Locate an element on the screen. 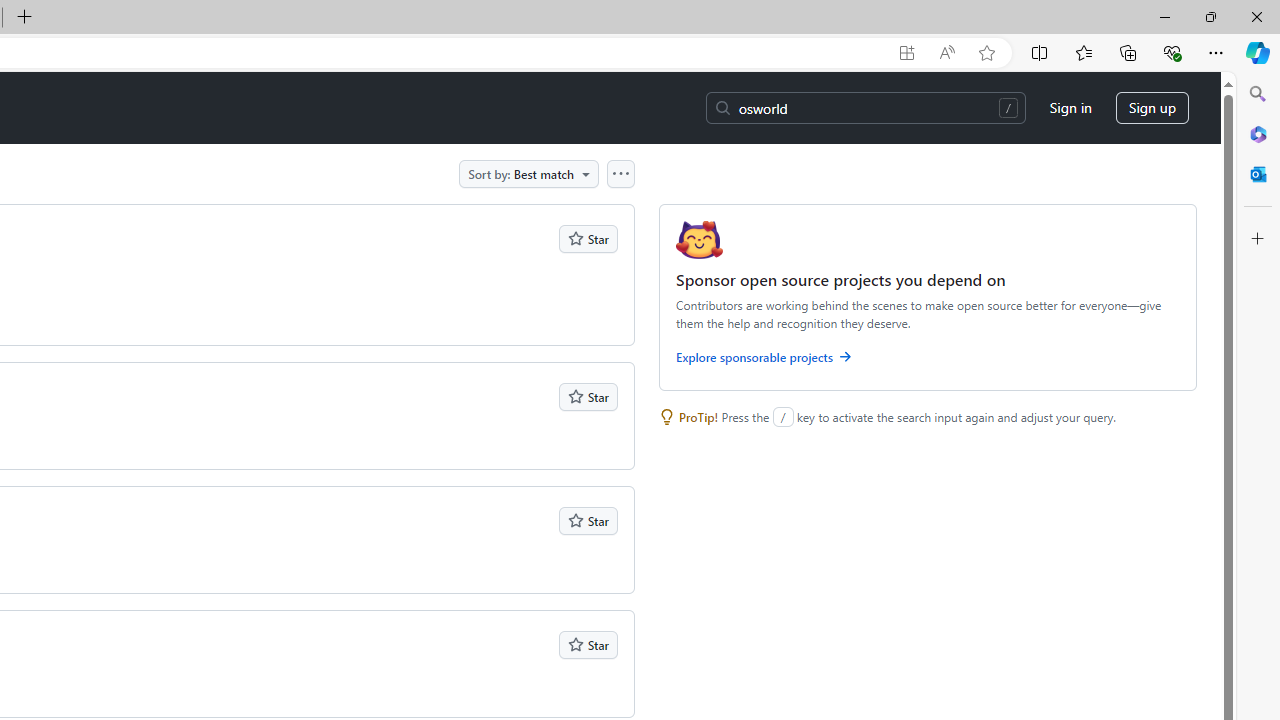 The image size is (1280, 720). 'Favorites' is located at coordinates (1082, 51).